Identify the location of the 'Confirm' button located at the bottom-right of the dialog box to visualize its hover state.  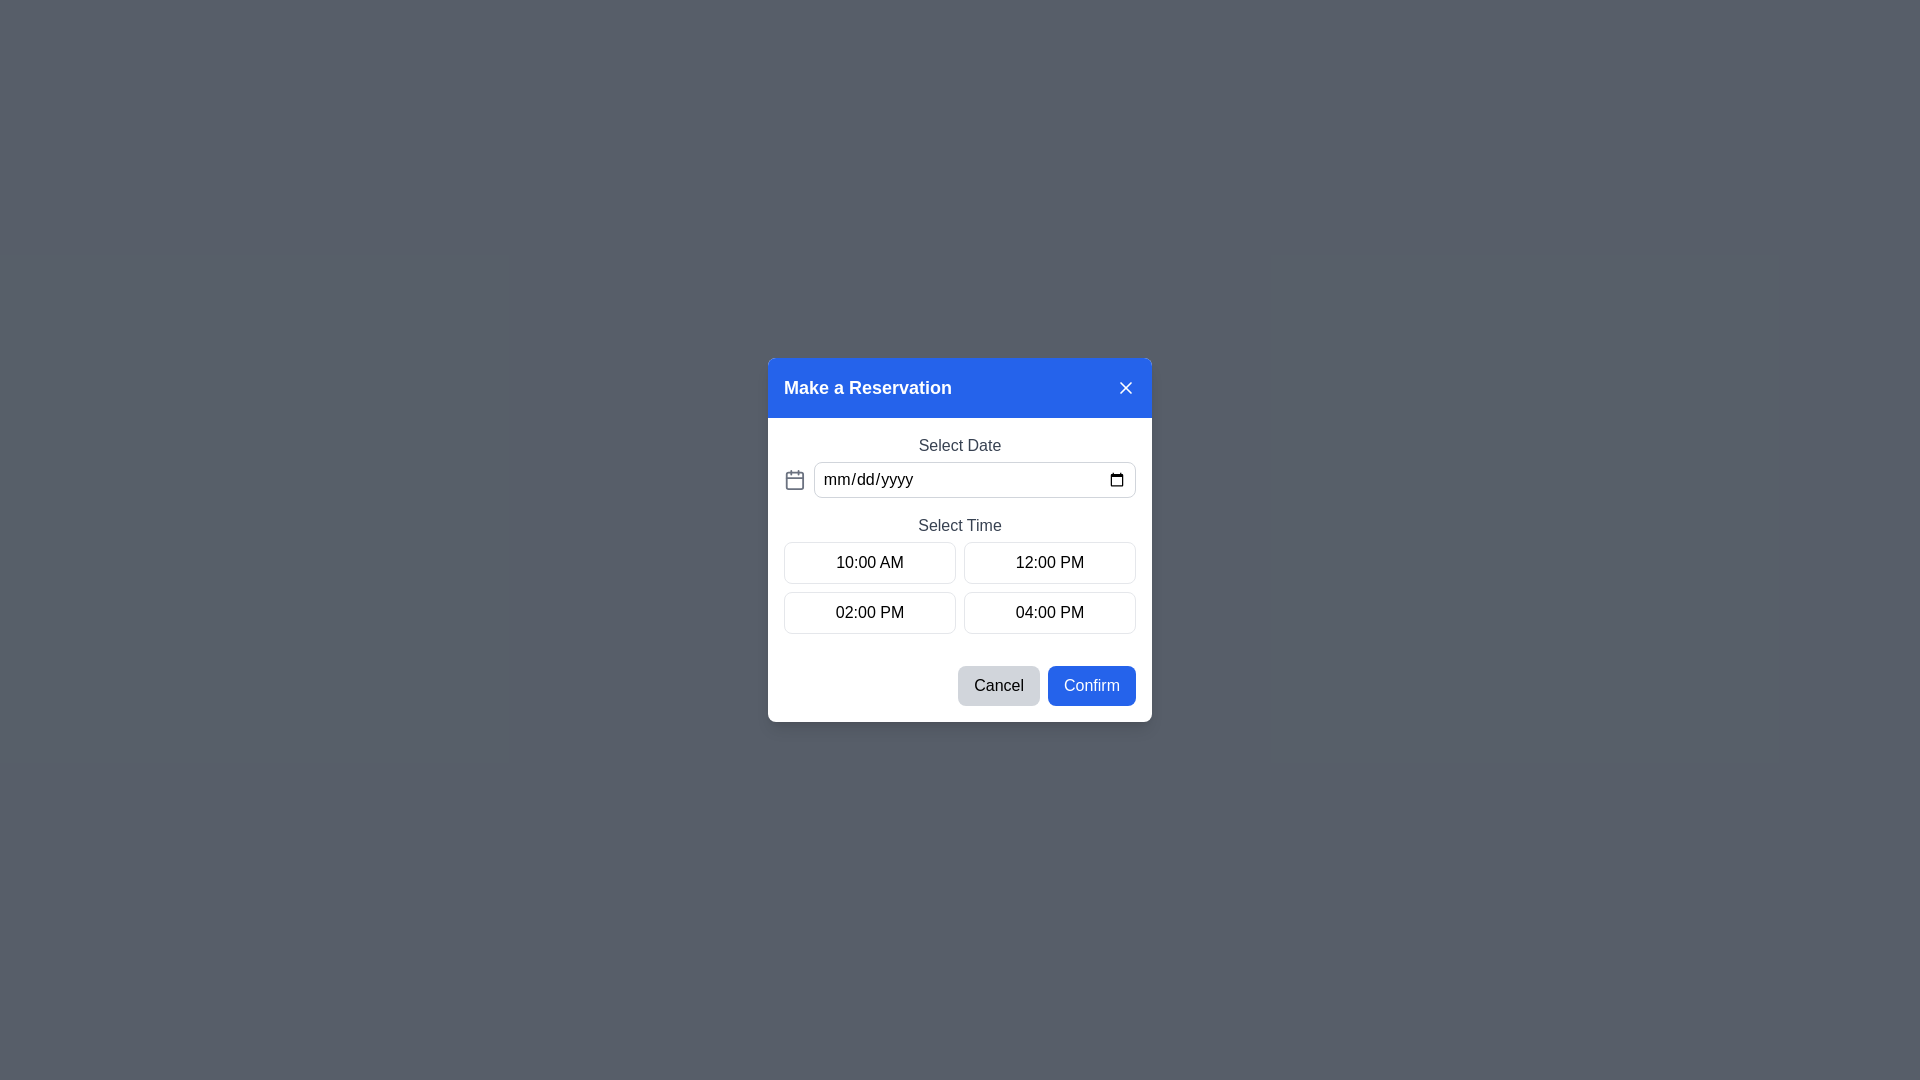
(1090, 685).